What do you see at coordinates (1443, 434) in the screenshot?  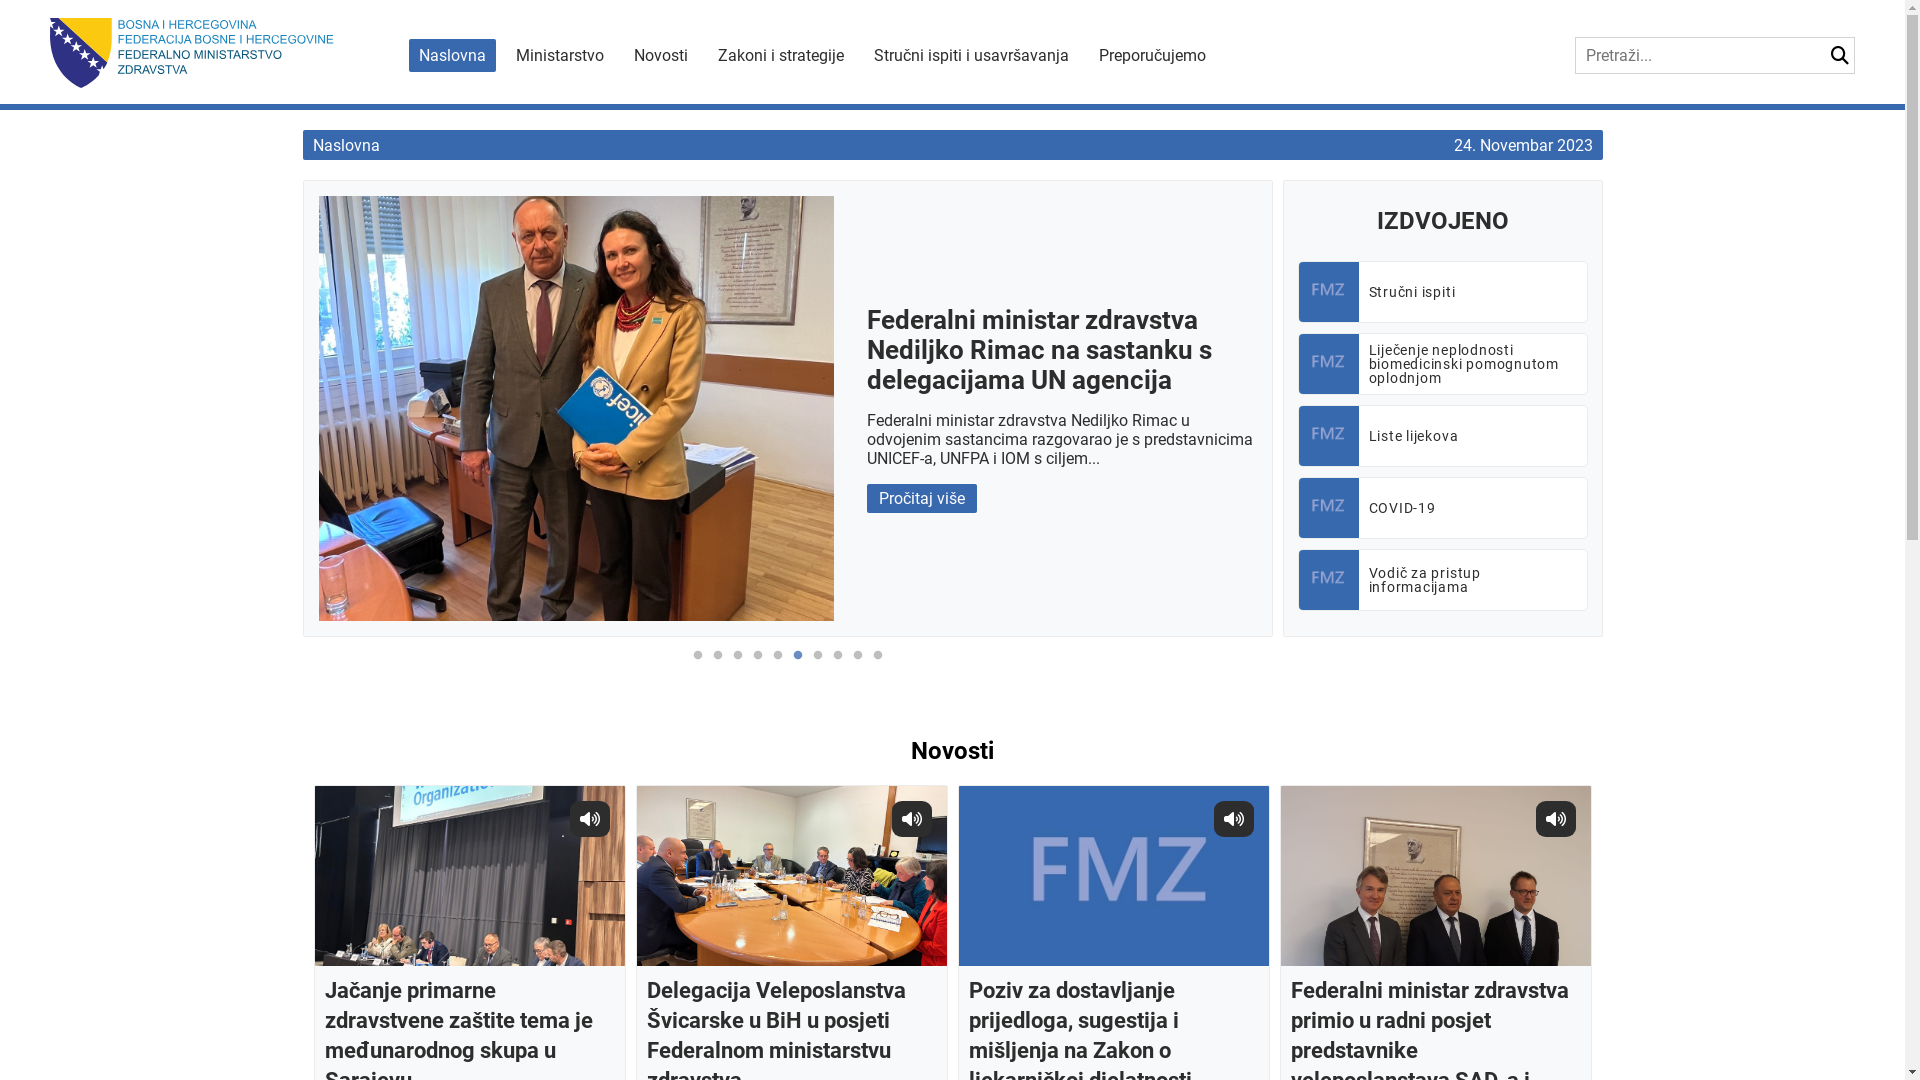 I see `'Liste lijekova'` at bounding box center [1443, 434].